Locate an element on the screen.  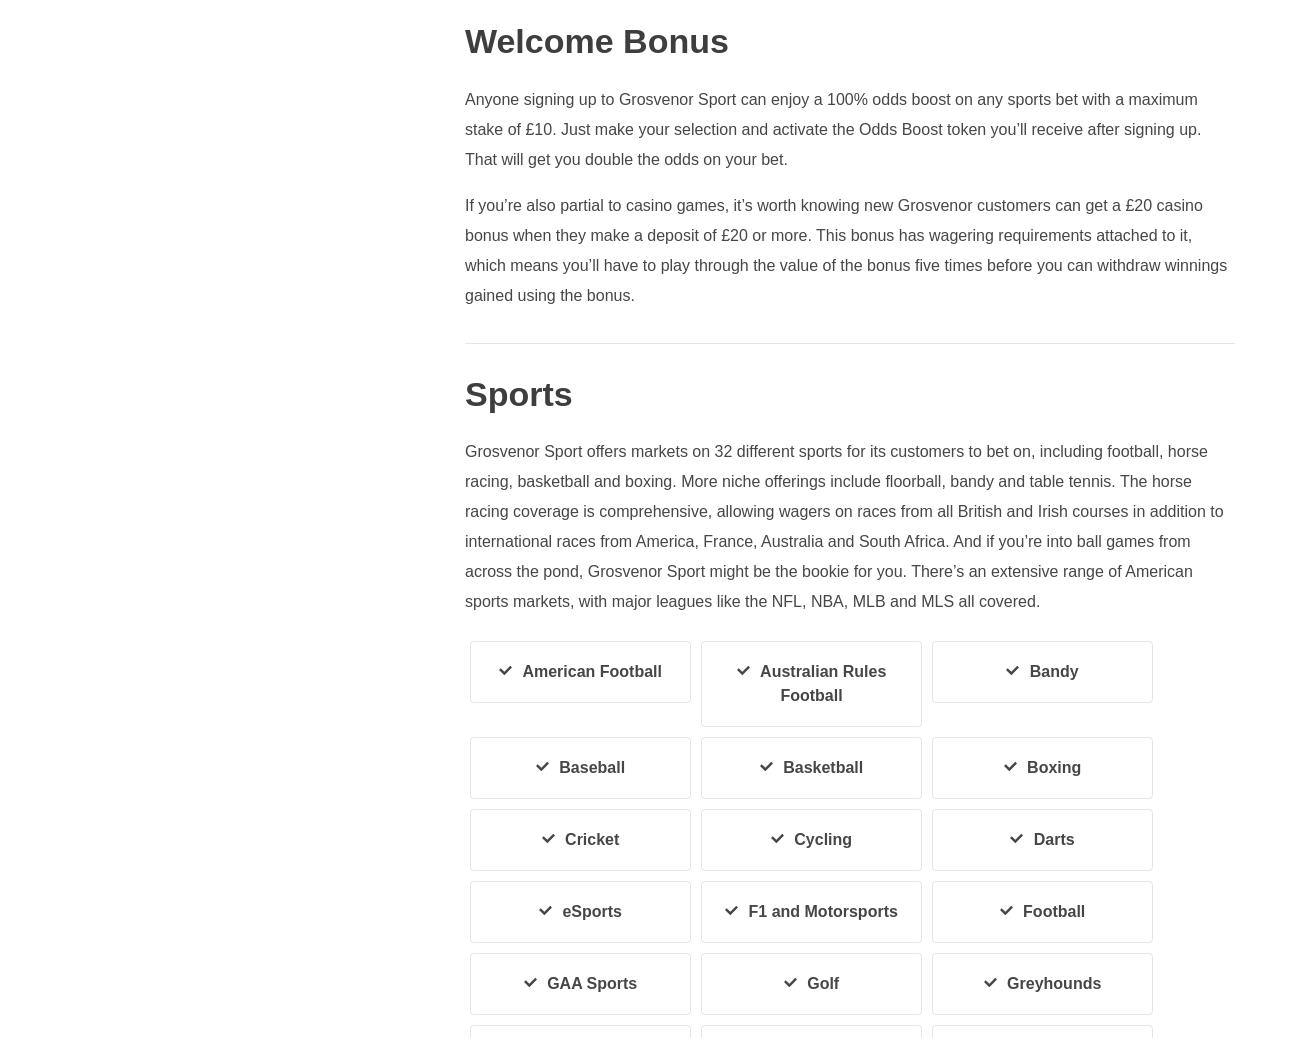
'Football' is located at coordinates (1054, 911).